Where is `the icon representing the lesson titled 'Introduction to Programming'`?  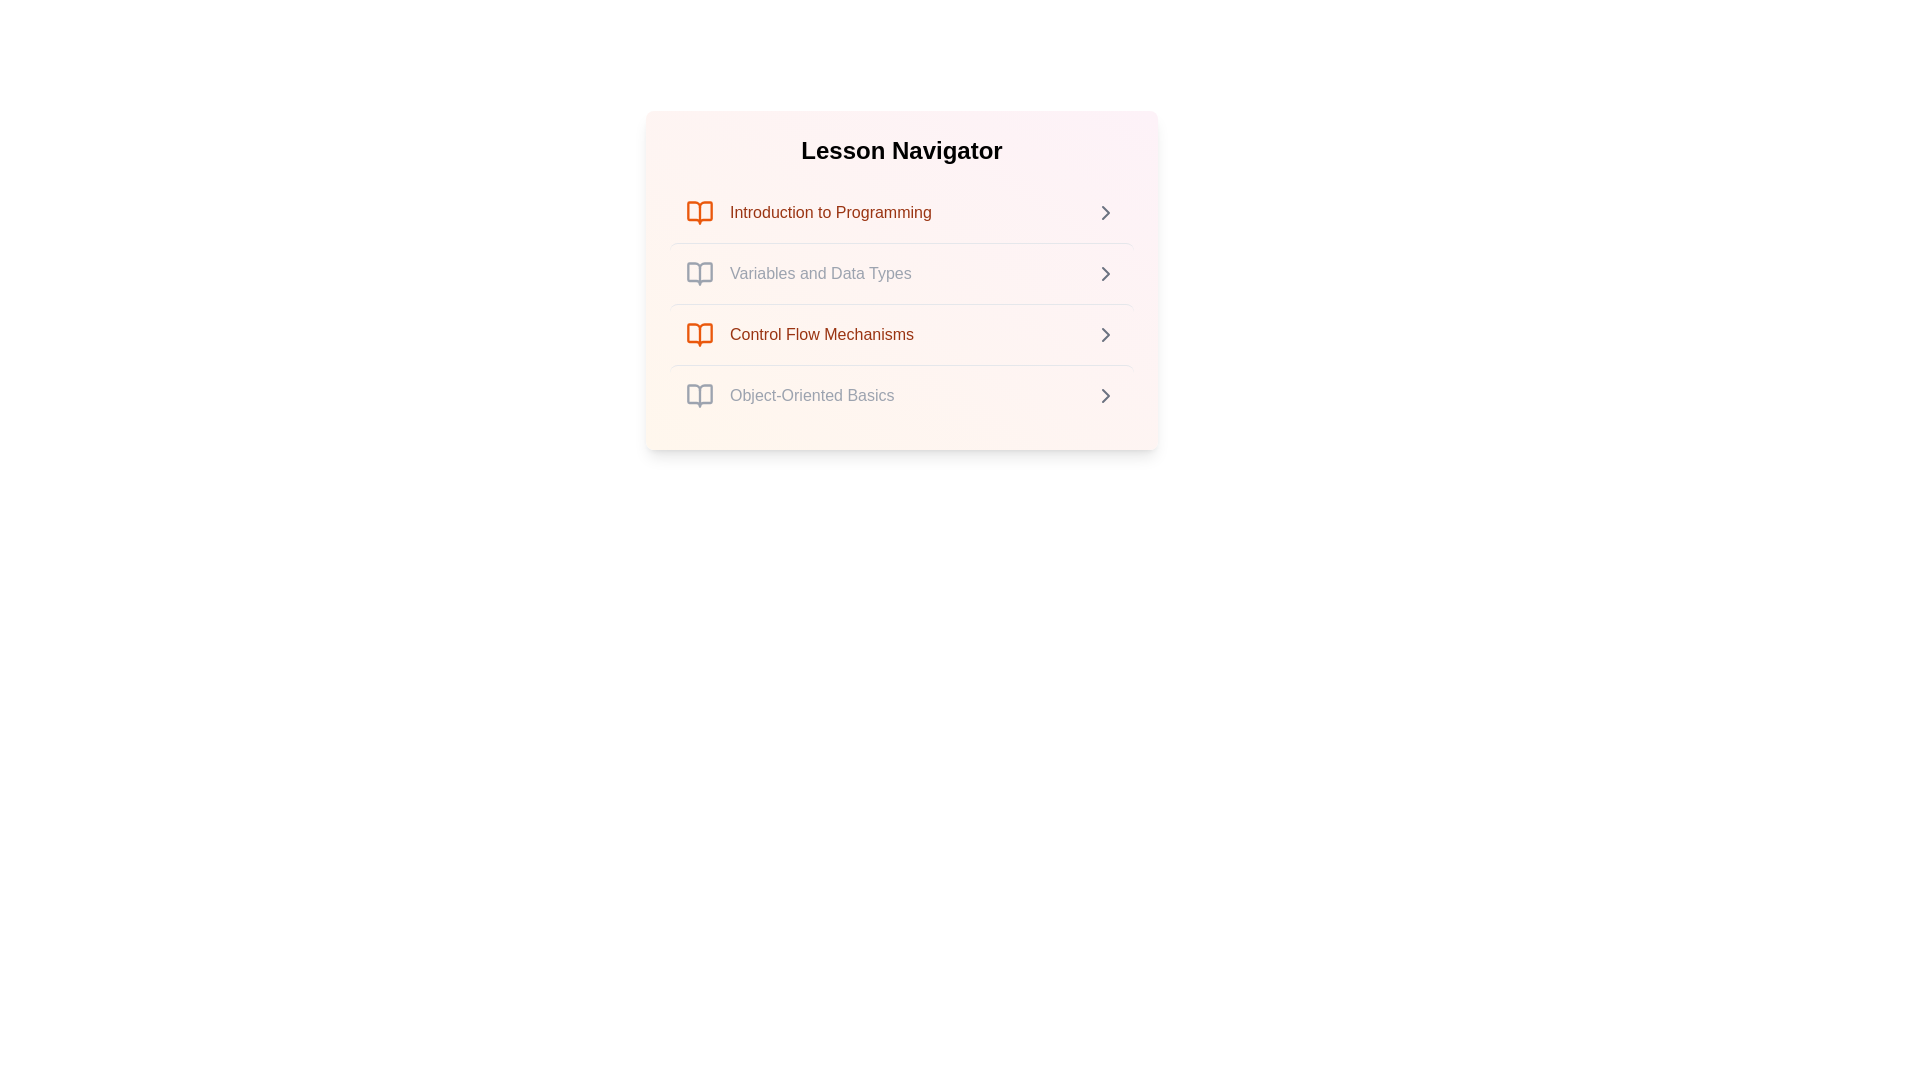 the icon representing the lesson titled 'Introduction to Programming' is located at coordinates (700, 212).